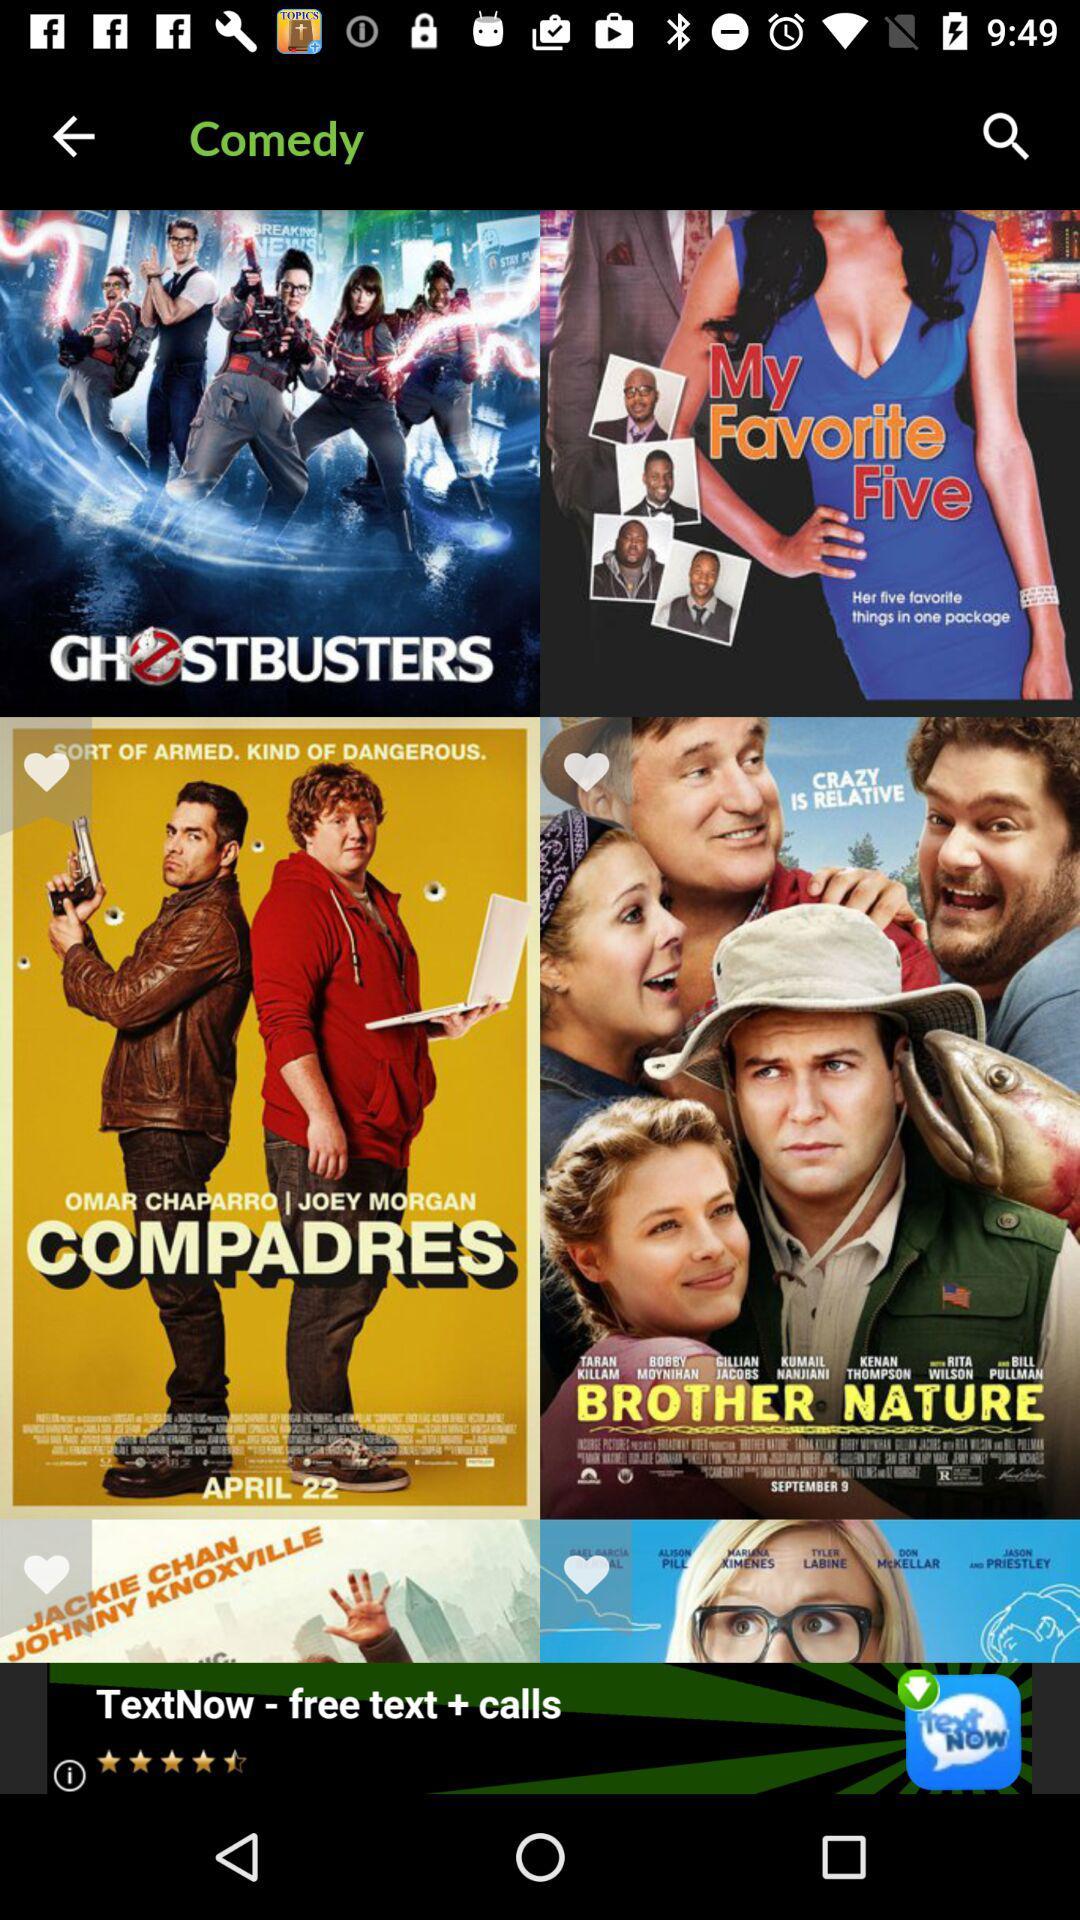 Image resolution: width=1080 pixels, height=1920 pixels. What do you see at coordinates (58, 775) in the screenshot?
I see `favorite` at bounding box center [58, 775].